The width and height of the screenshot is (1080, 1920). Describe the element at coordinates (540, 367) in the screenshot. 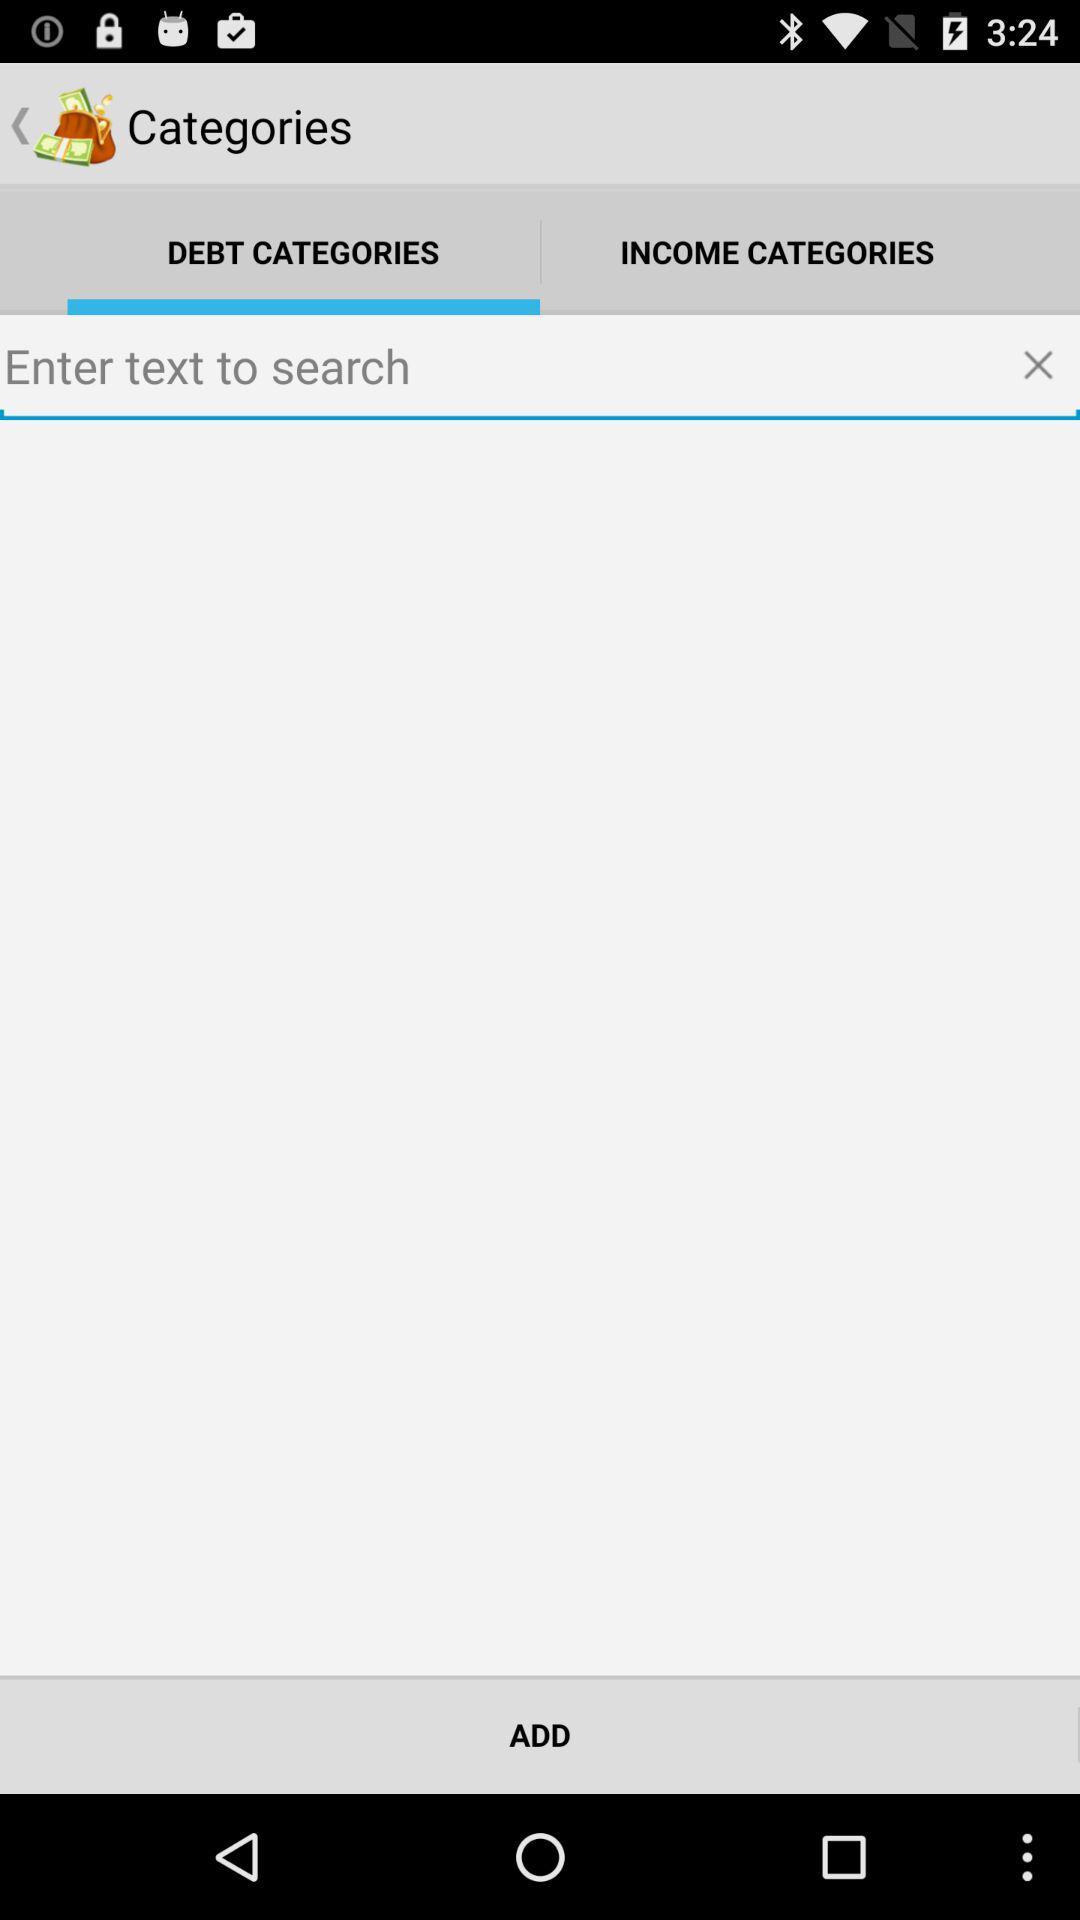

I see `text to search` at that location.